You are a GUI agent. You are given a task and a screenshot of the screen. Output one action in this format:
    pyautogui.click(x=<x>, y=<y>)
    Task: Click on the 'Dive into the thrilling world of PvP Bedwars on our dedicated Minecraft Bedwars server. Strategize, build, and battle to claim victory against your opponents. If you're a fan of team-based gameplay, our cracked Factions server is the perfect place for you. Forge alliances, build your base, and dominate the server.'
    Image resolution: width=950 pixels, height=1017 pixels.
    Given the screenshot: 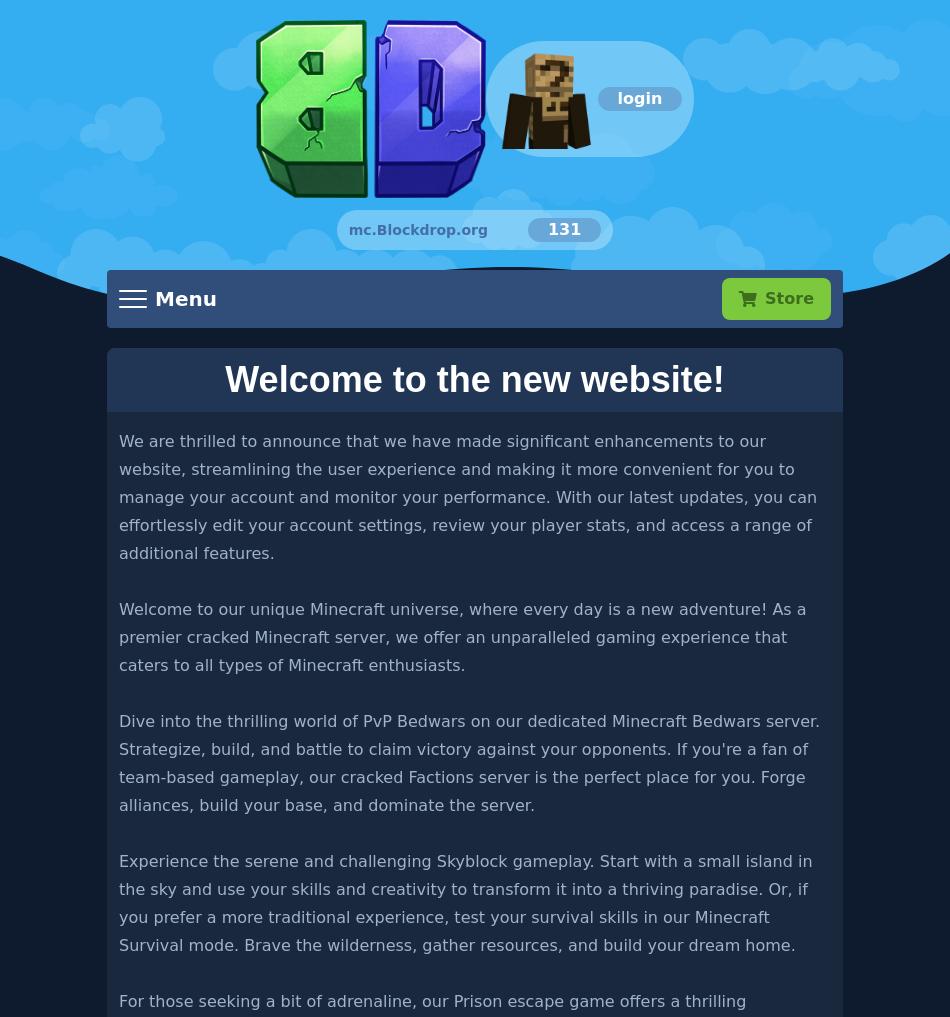 What is the action you would take?
    pyautogui.click(x=468, y=762)
    